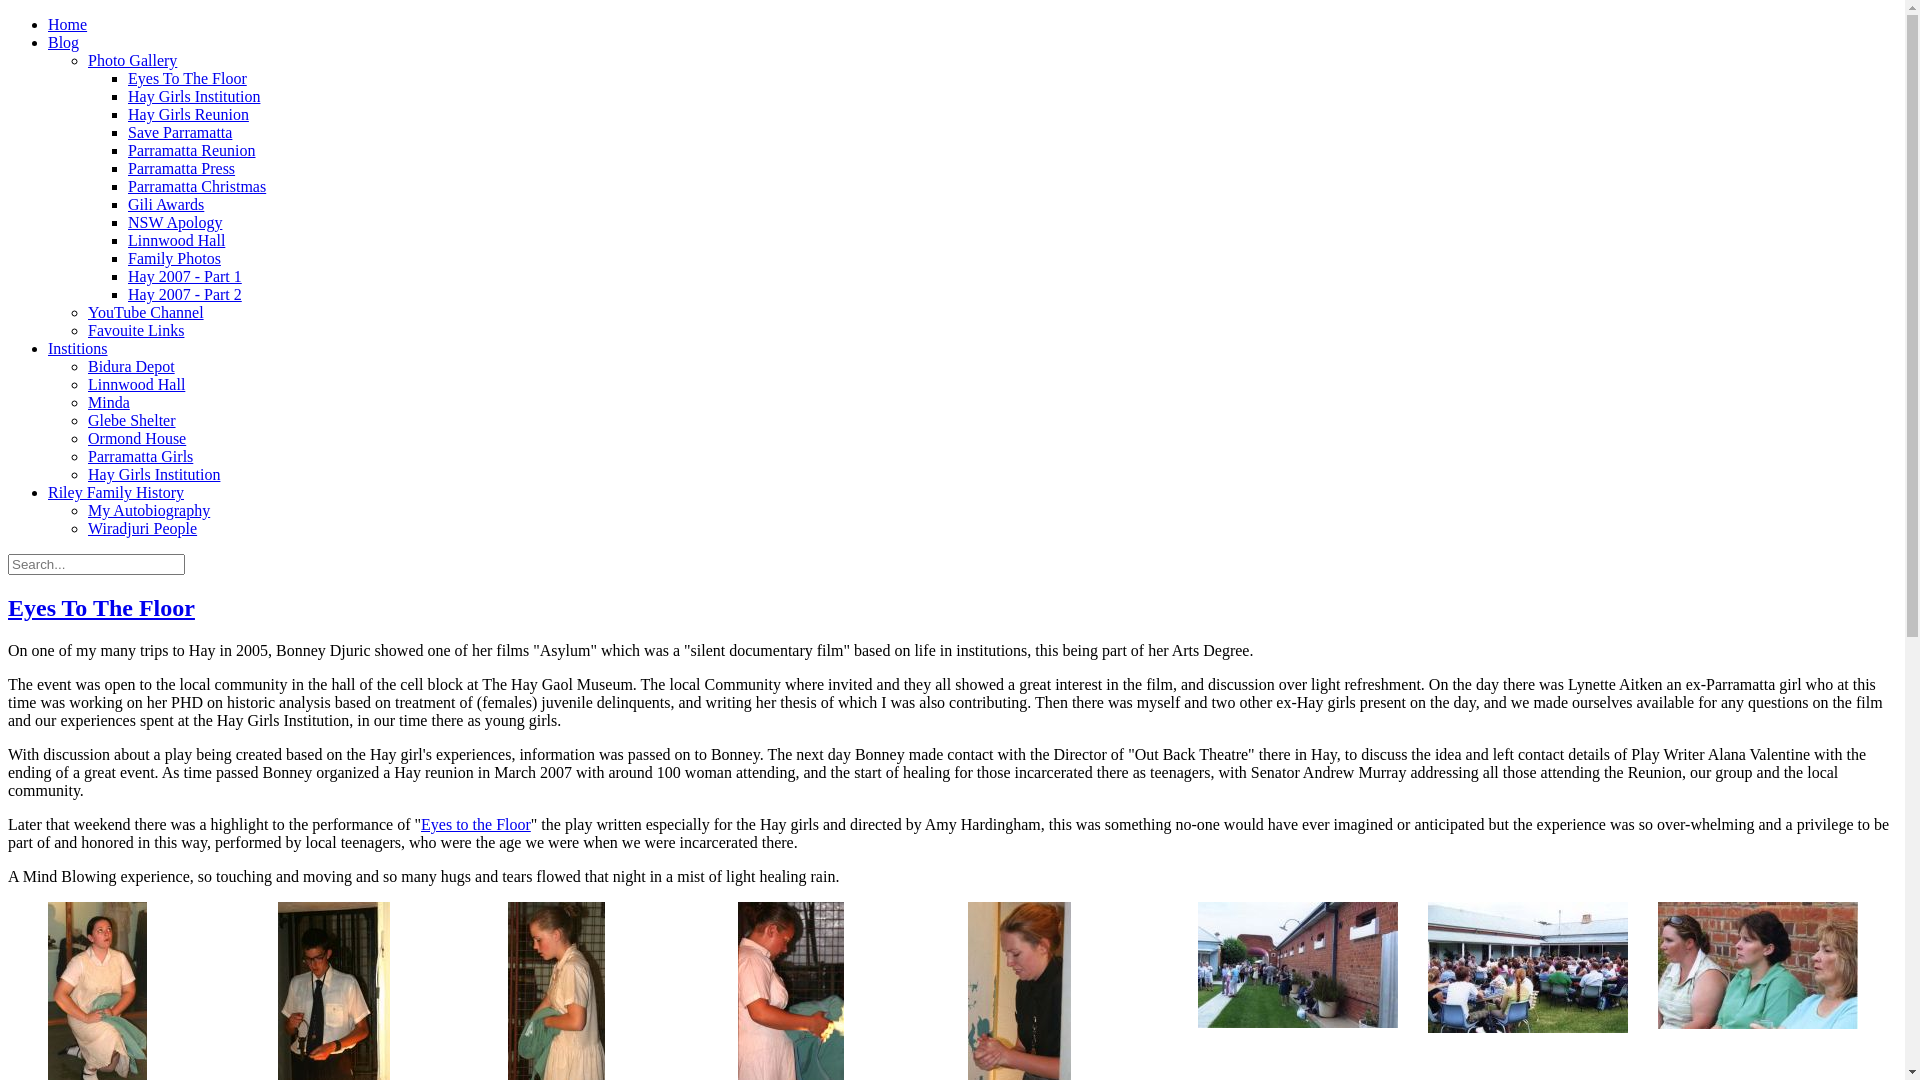 The image size is (1920, 1080). Describe the element at coordinates (67, 24) in the screenshot. I see `'Home'` at that location.